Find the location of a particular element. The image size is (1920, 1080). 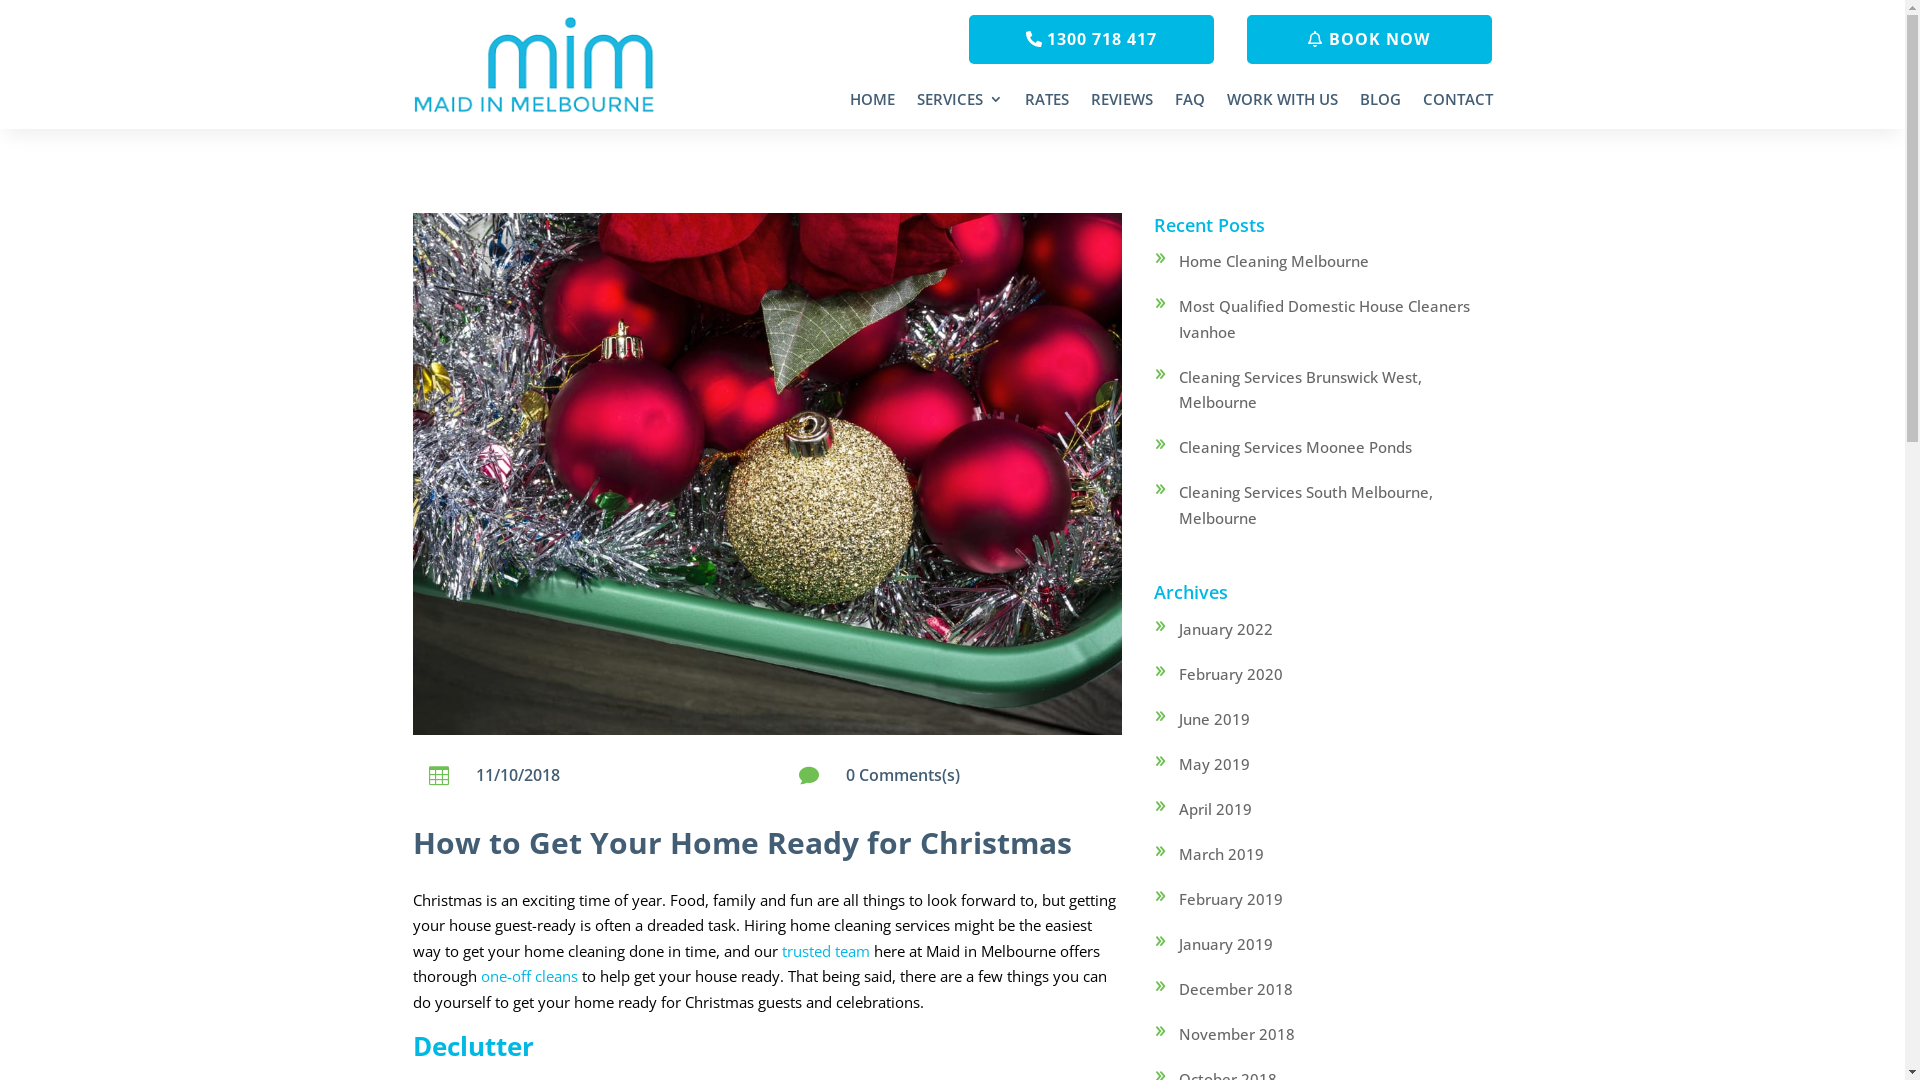

'Cleaning Services South Melbourne, Melbourne' is located at coordinates (1305, 504).